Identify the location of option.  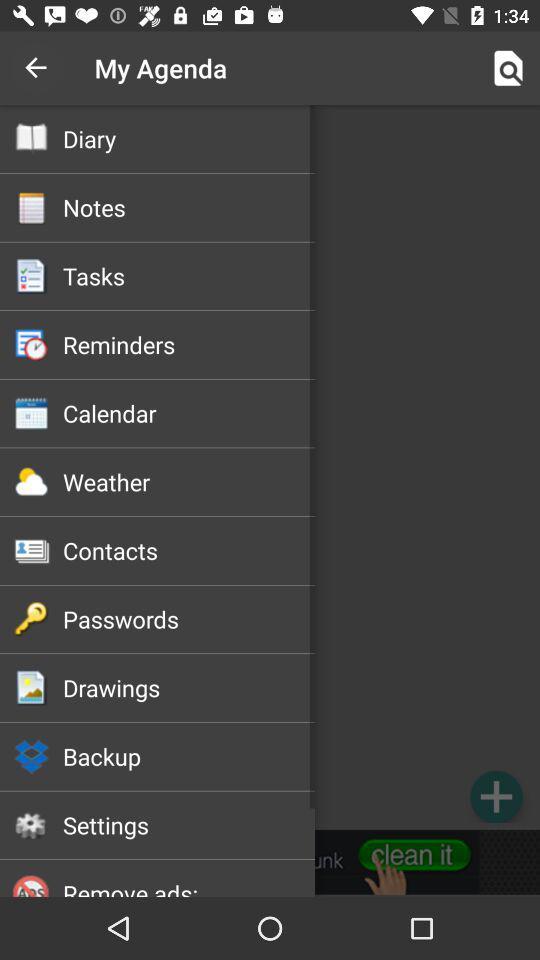
(270, 467).